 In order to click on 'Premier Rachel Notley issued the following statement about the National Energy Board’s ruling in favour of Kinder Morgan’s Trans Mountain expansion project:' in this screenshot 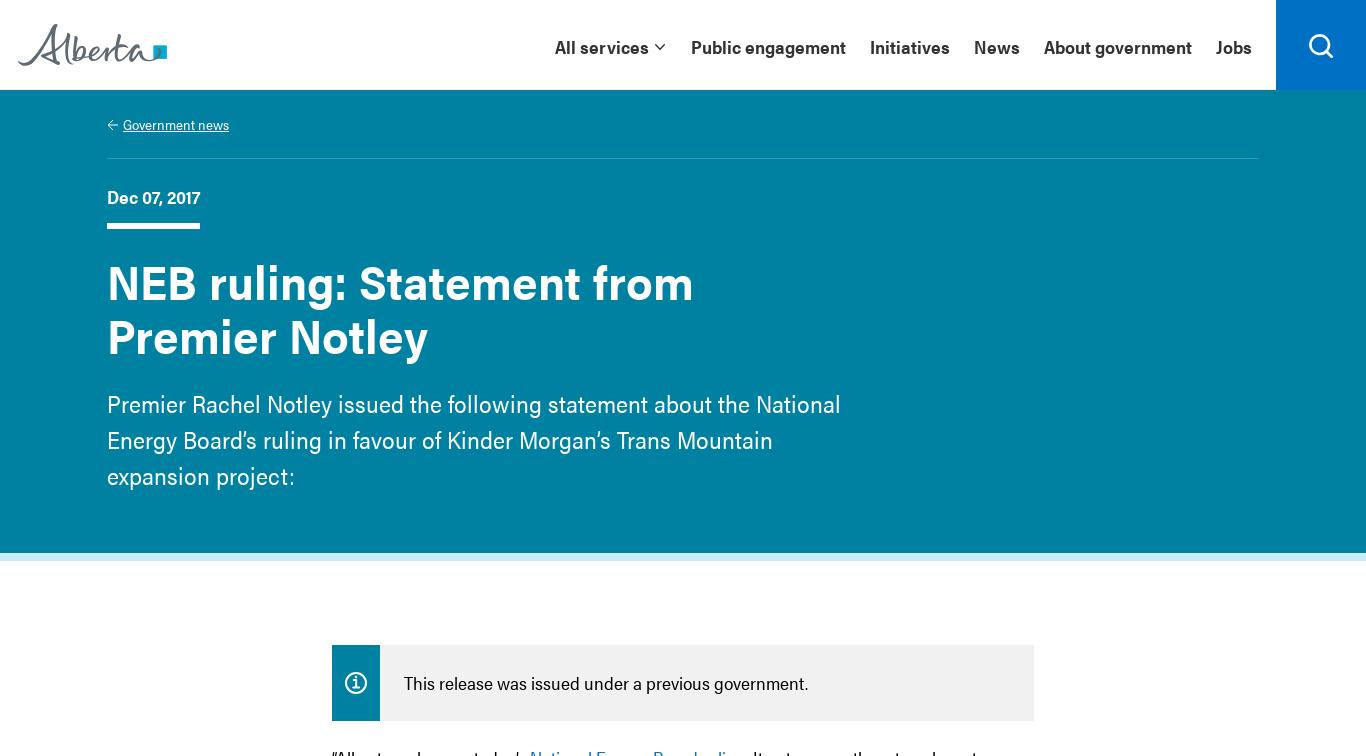, I will do `click(474, 439)`.